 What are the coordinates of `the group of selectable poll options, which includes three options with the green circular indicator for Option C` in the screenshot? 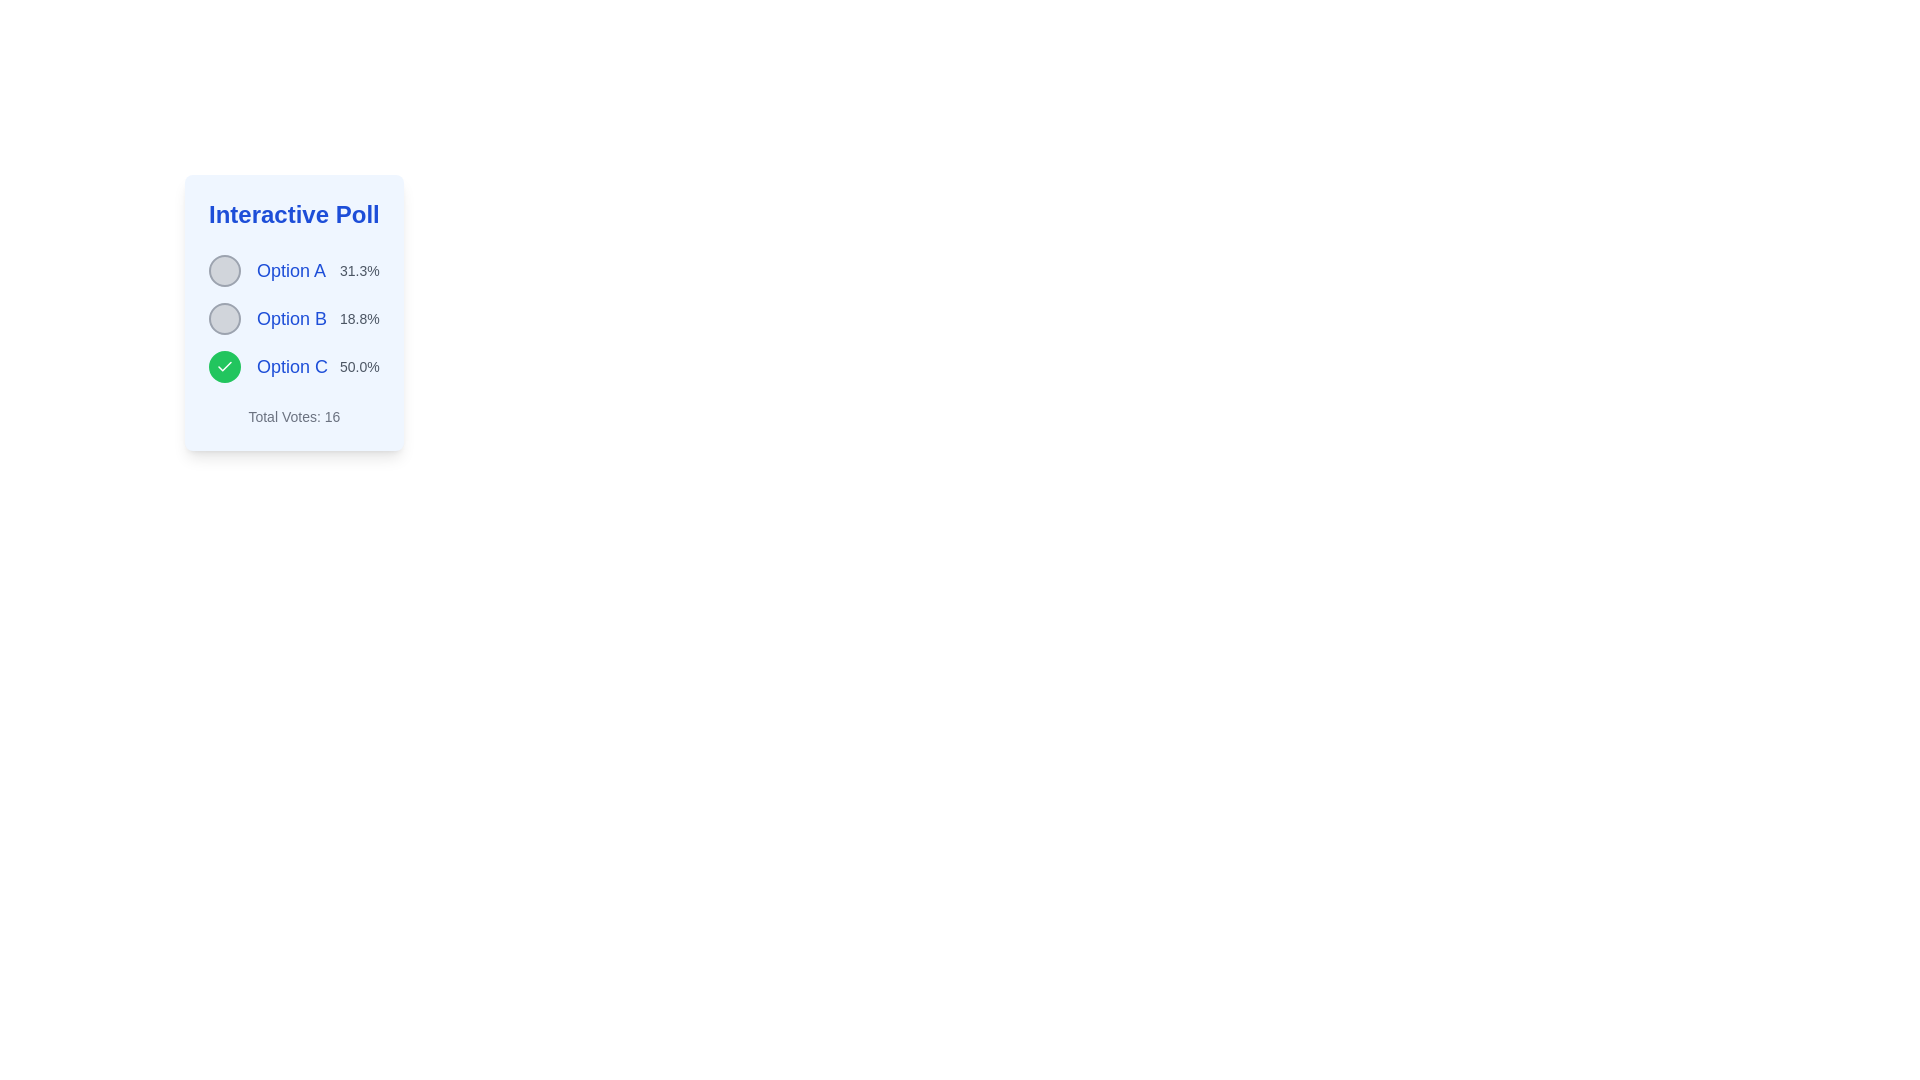 It's located at (293, 318).